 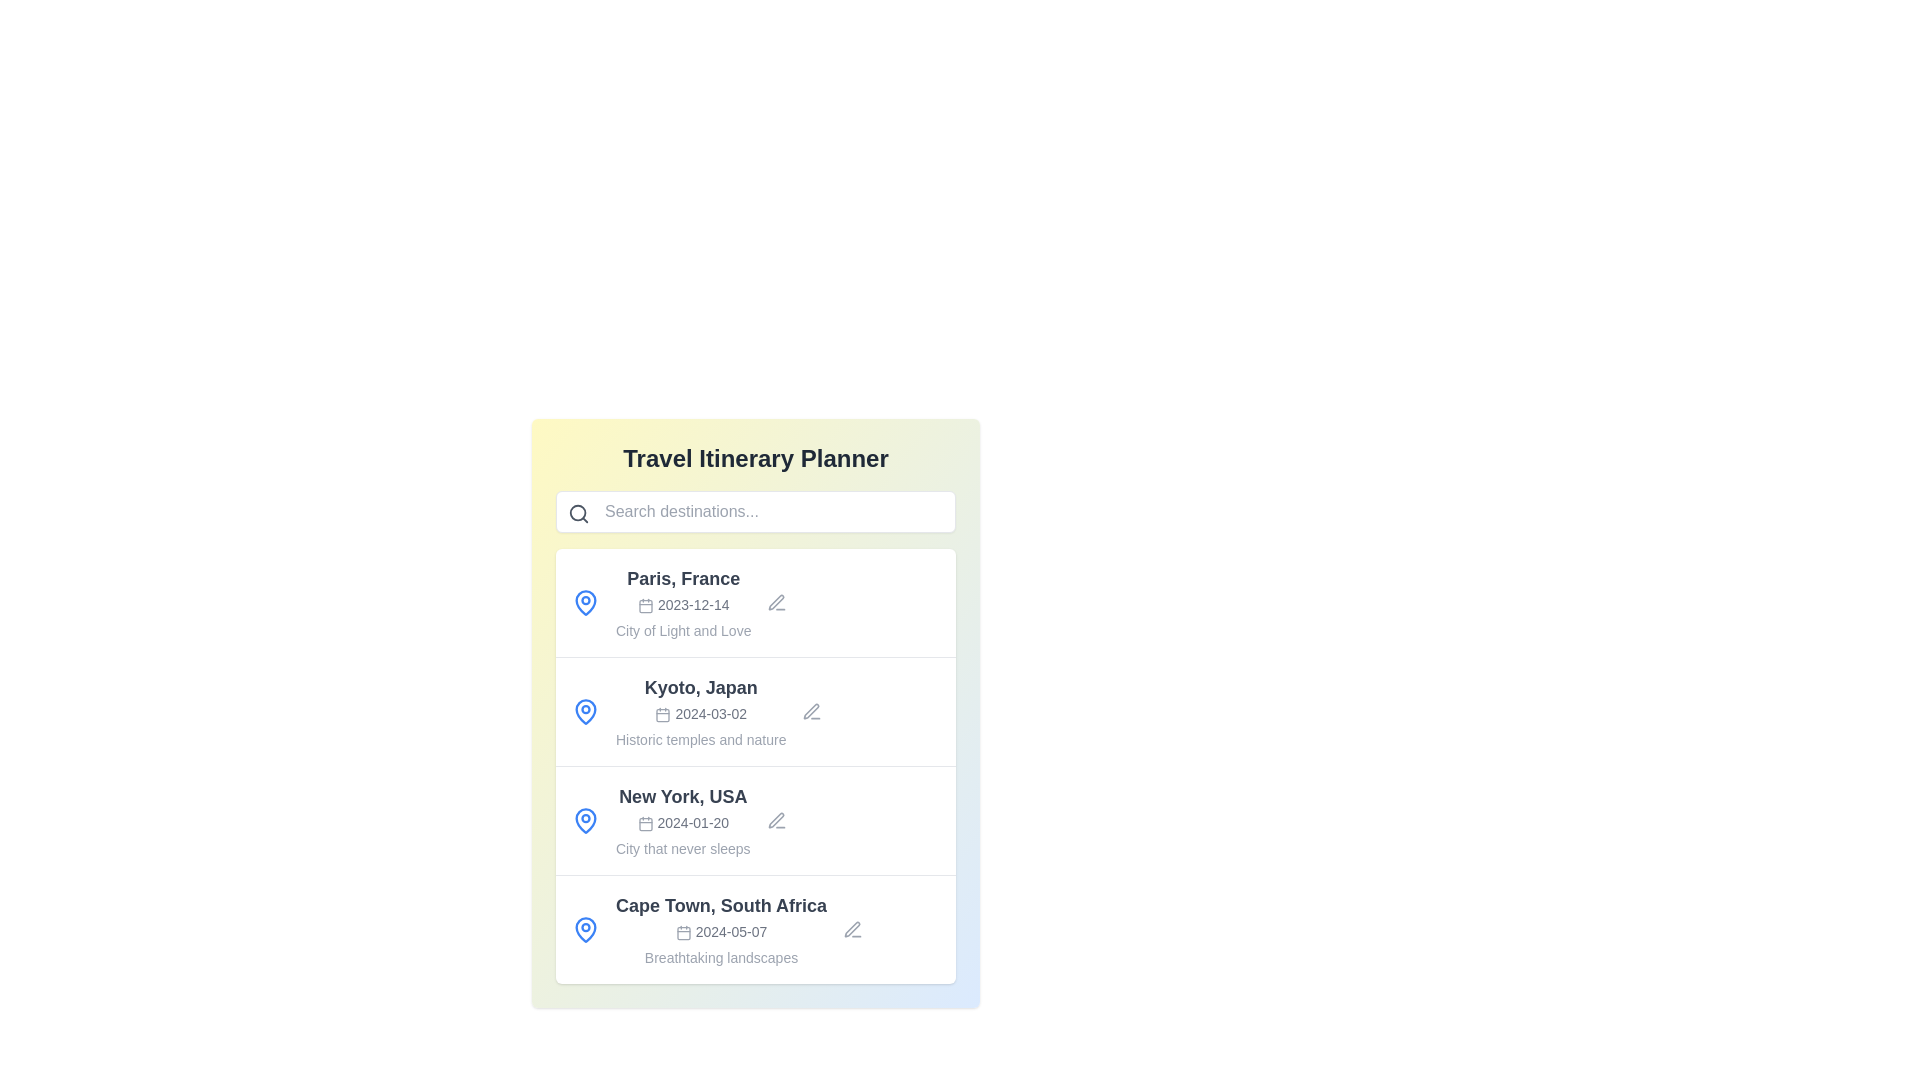 I want to click on the travel destination entry for 'Kyoto, Japan', so click(x=754, y=711).